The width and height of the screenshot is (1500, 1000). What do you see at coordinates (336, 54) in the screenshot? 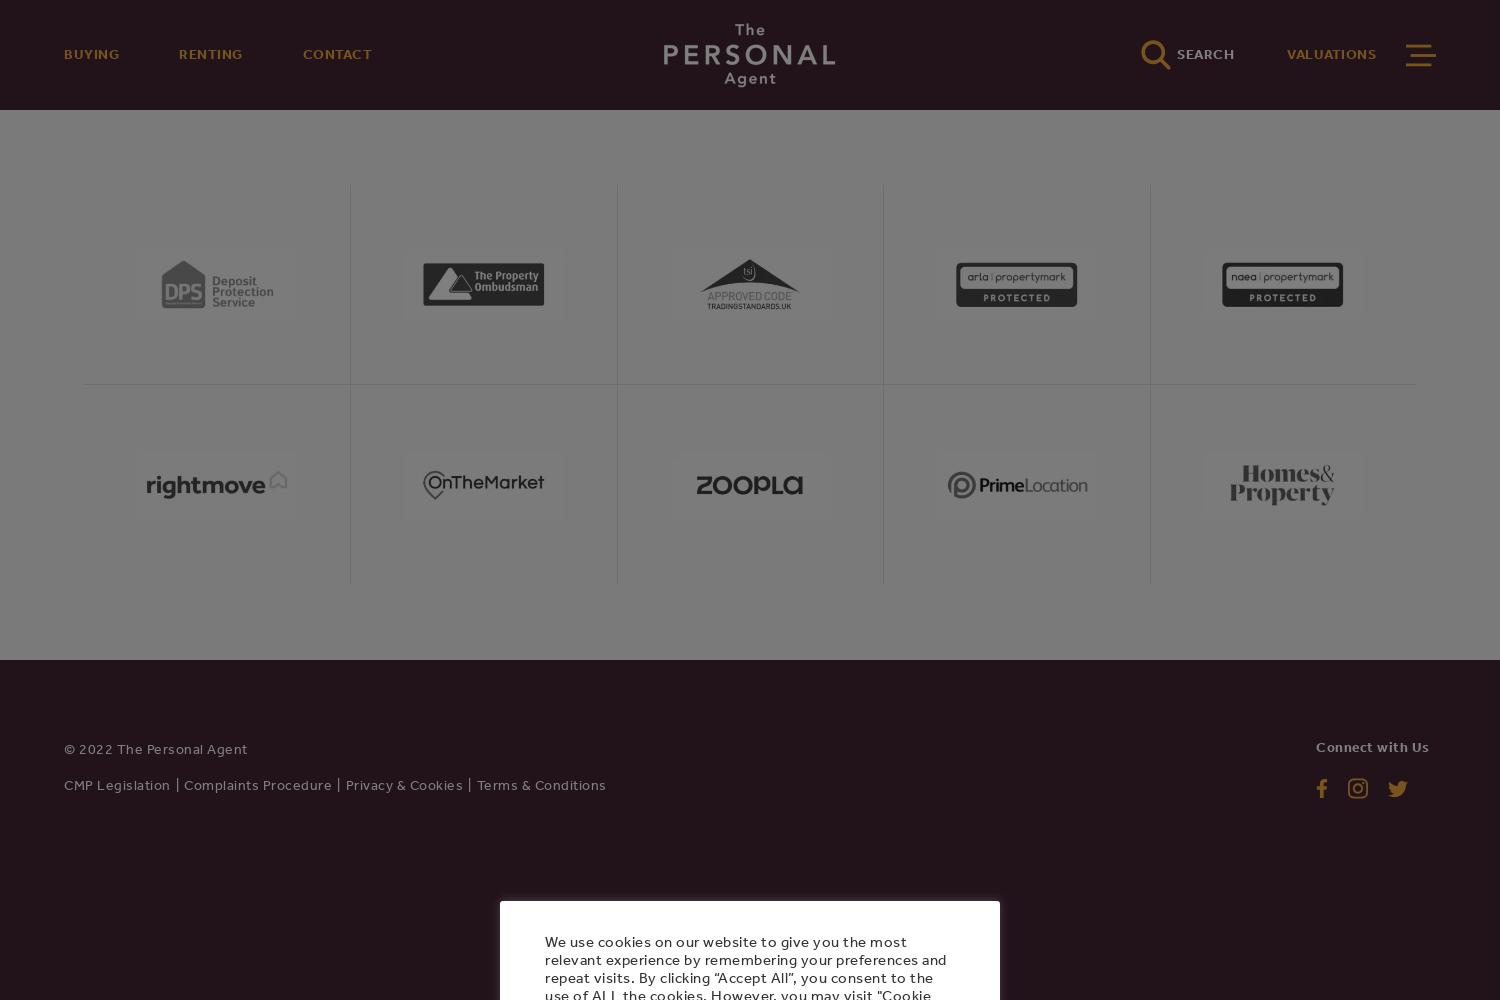
I see `'Contact'` at bounding box center [336, 54].